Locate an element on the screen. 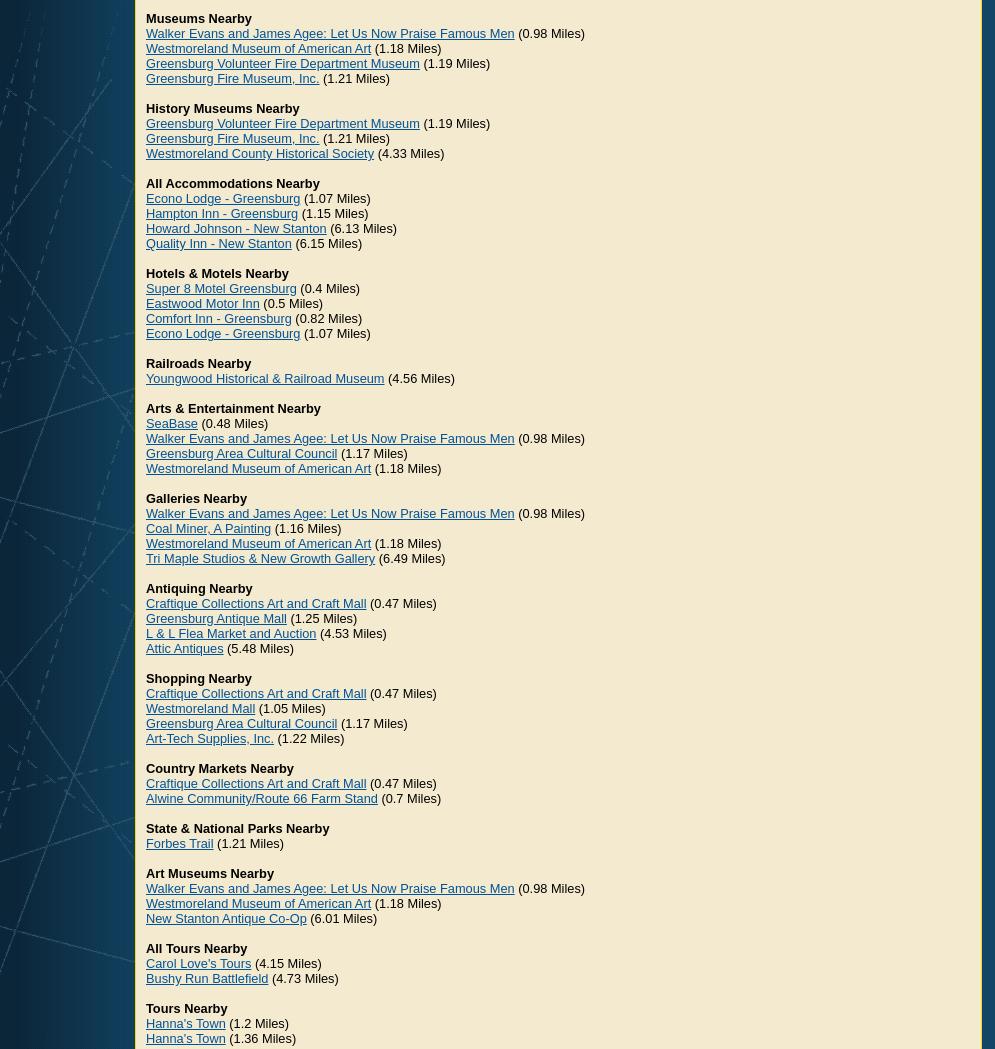  'Comfort Inn - Greensburg' is located at coordinates (217, 318).